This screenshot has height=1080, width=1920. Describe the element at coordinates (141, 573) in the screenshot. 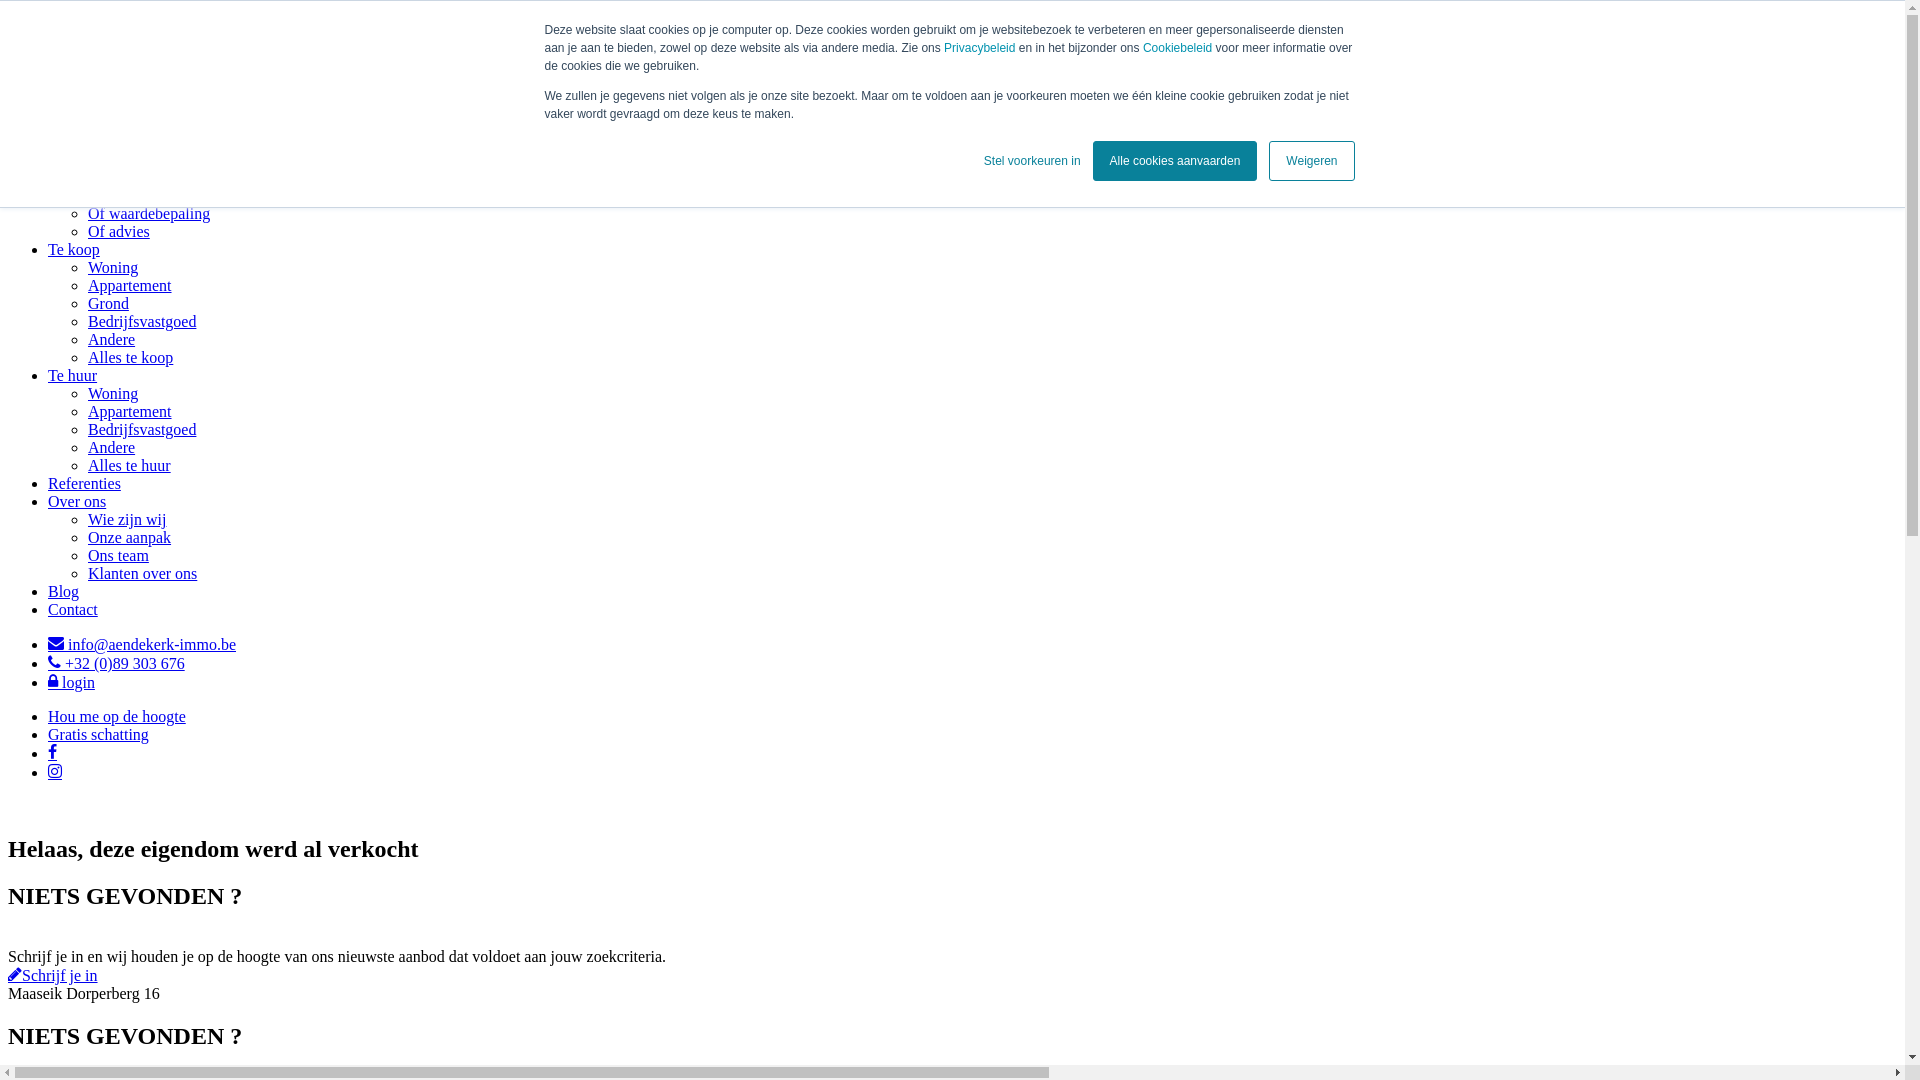

I see `'Klanten over ons'` at that location.